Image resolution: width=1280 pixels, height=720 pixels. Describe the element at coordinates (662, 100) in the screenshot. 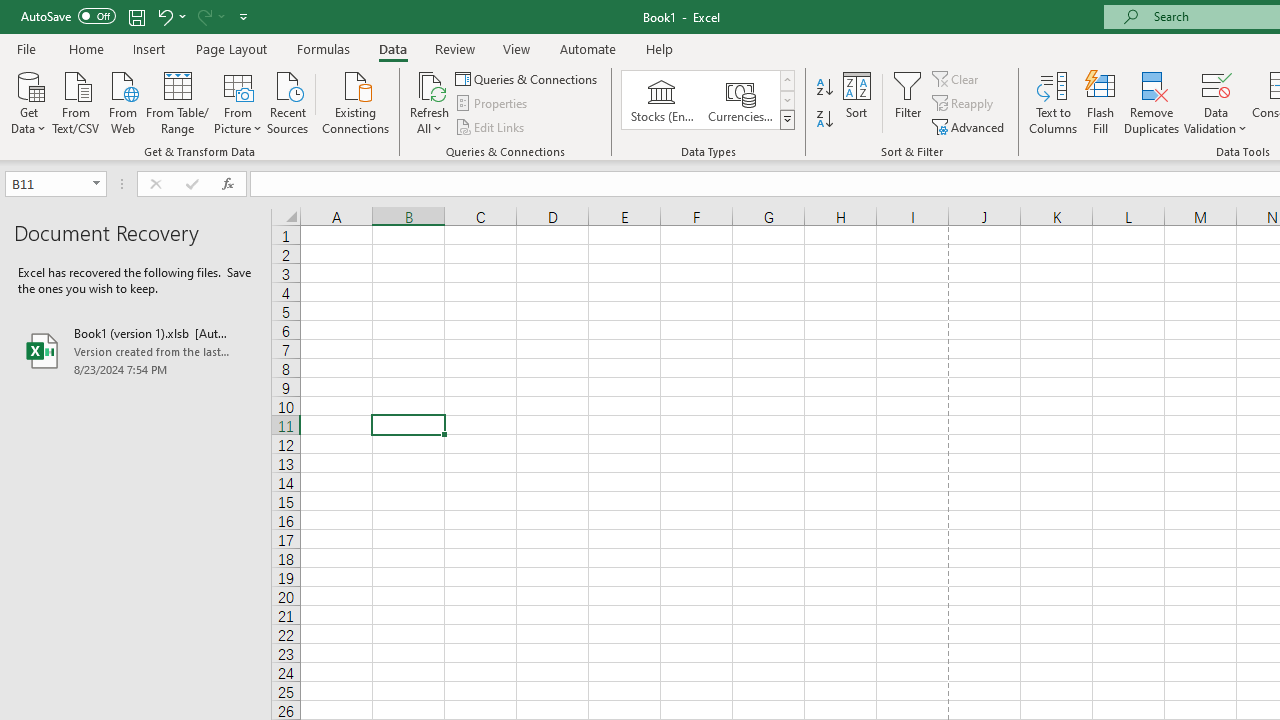

I see `'Stocks (English)'` at that location.